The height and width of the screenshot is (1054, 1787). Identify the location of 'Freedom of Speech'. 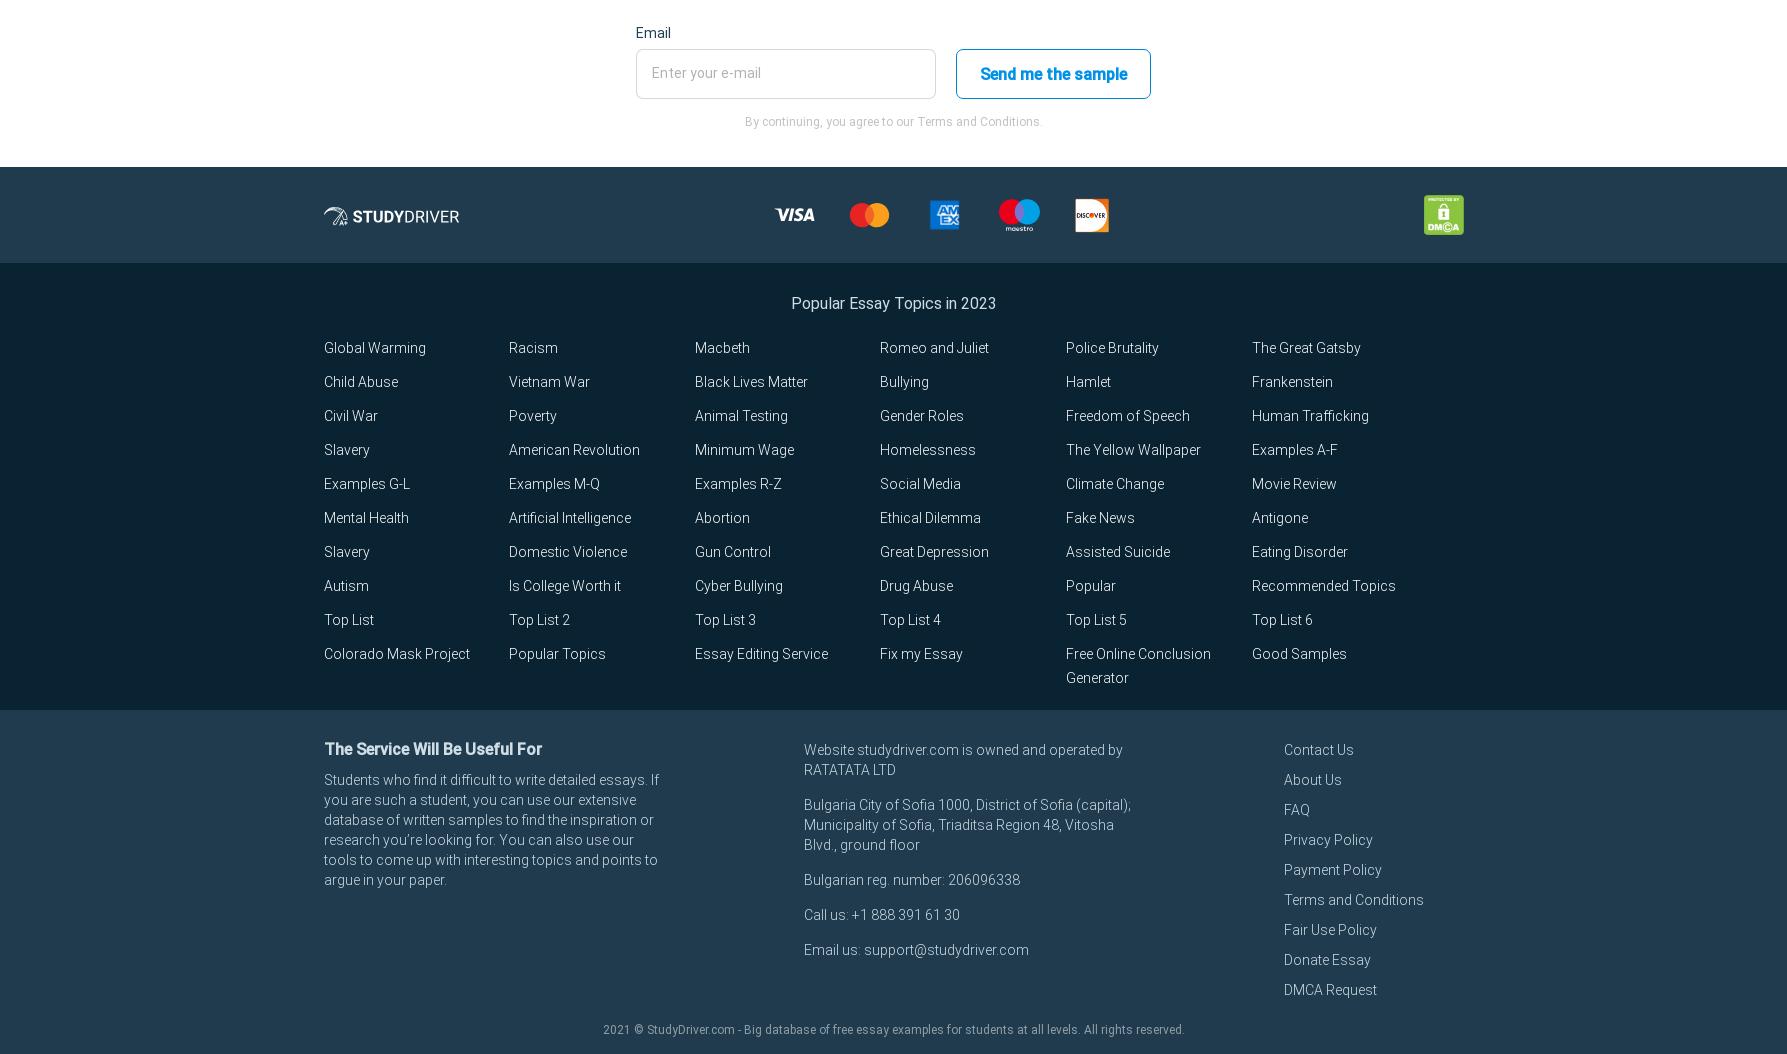
(1127, 415).